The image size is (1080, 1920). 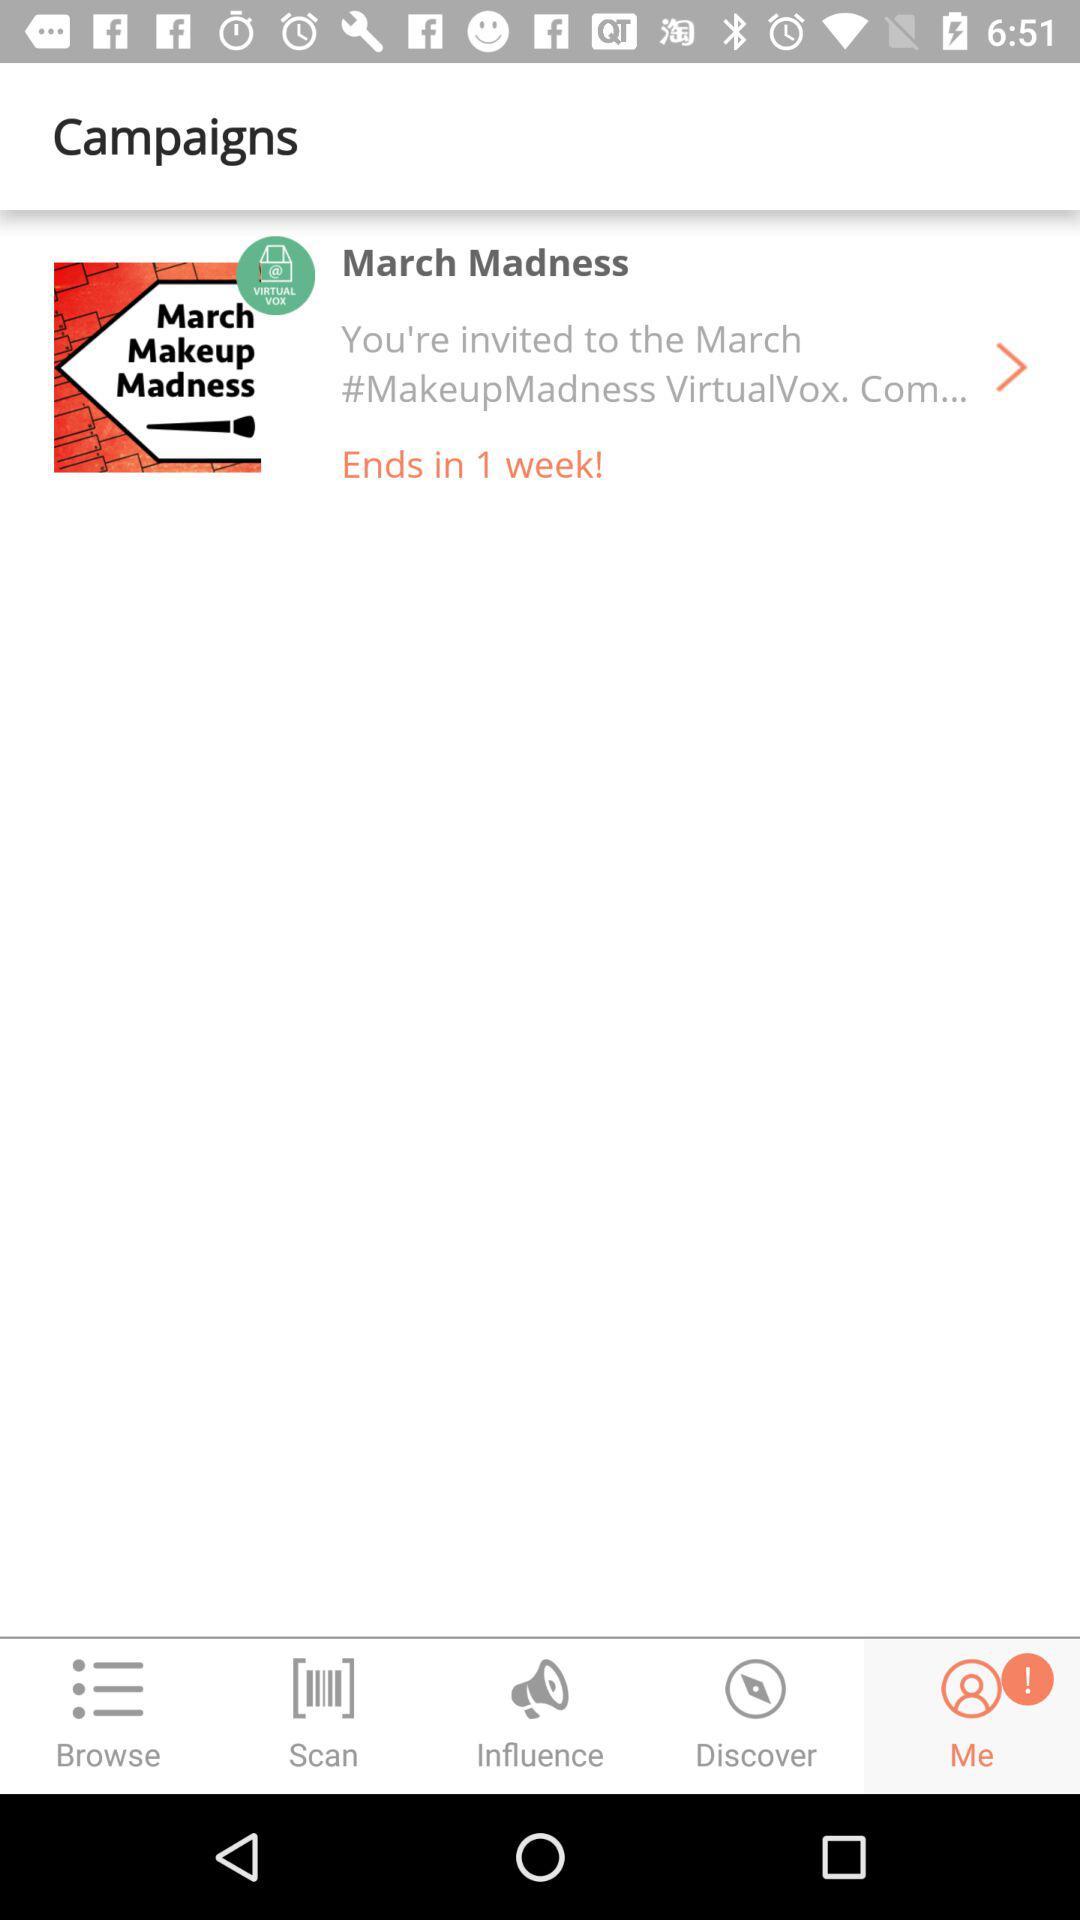 I want to click on the time icon, so click(x=756, y=1715).